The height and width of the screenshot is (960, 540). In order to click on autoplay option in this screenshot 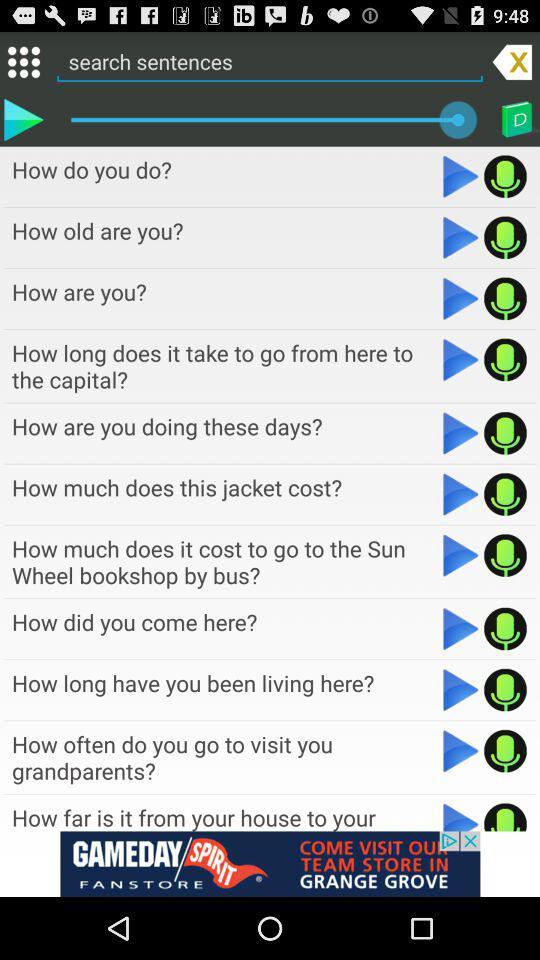, I will do `click(461, 359)`.